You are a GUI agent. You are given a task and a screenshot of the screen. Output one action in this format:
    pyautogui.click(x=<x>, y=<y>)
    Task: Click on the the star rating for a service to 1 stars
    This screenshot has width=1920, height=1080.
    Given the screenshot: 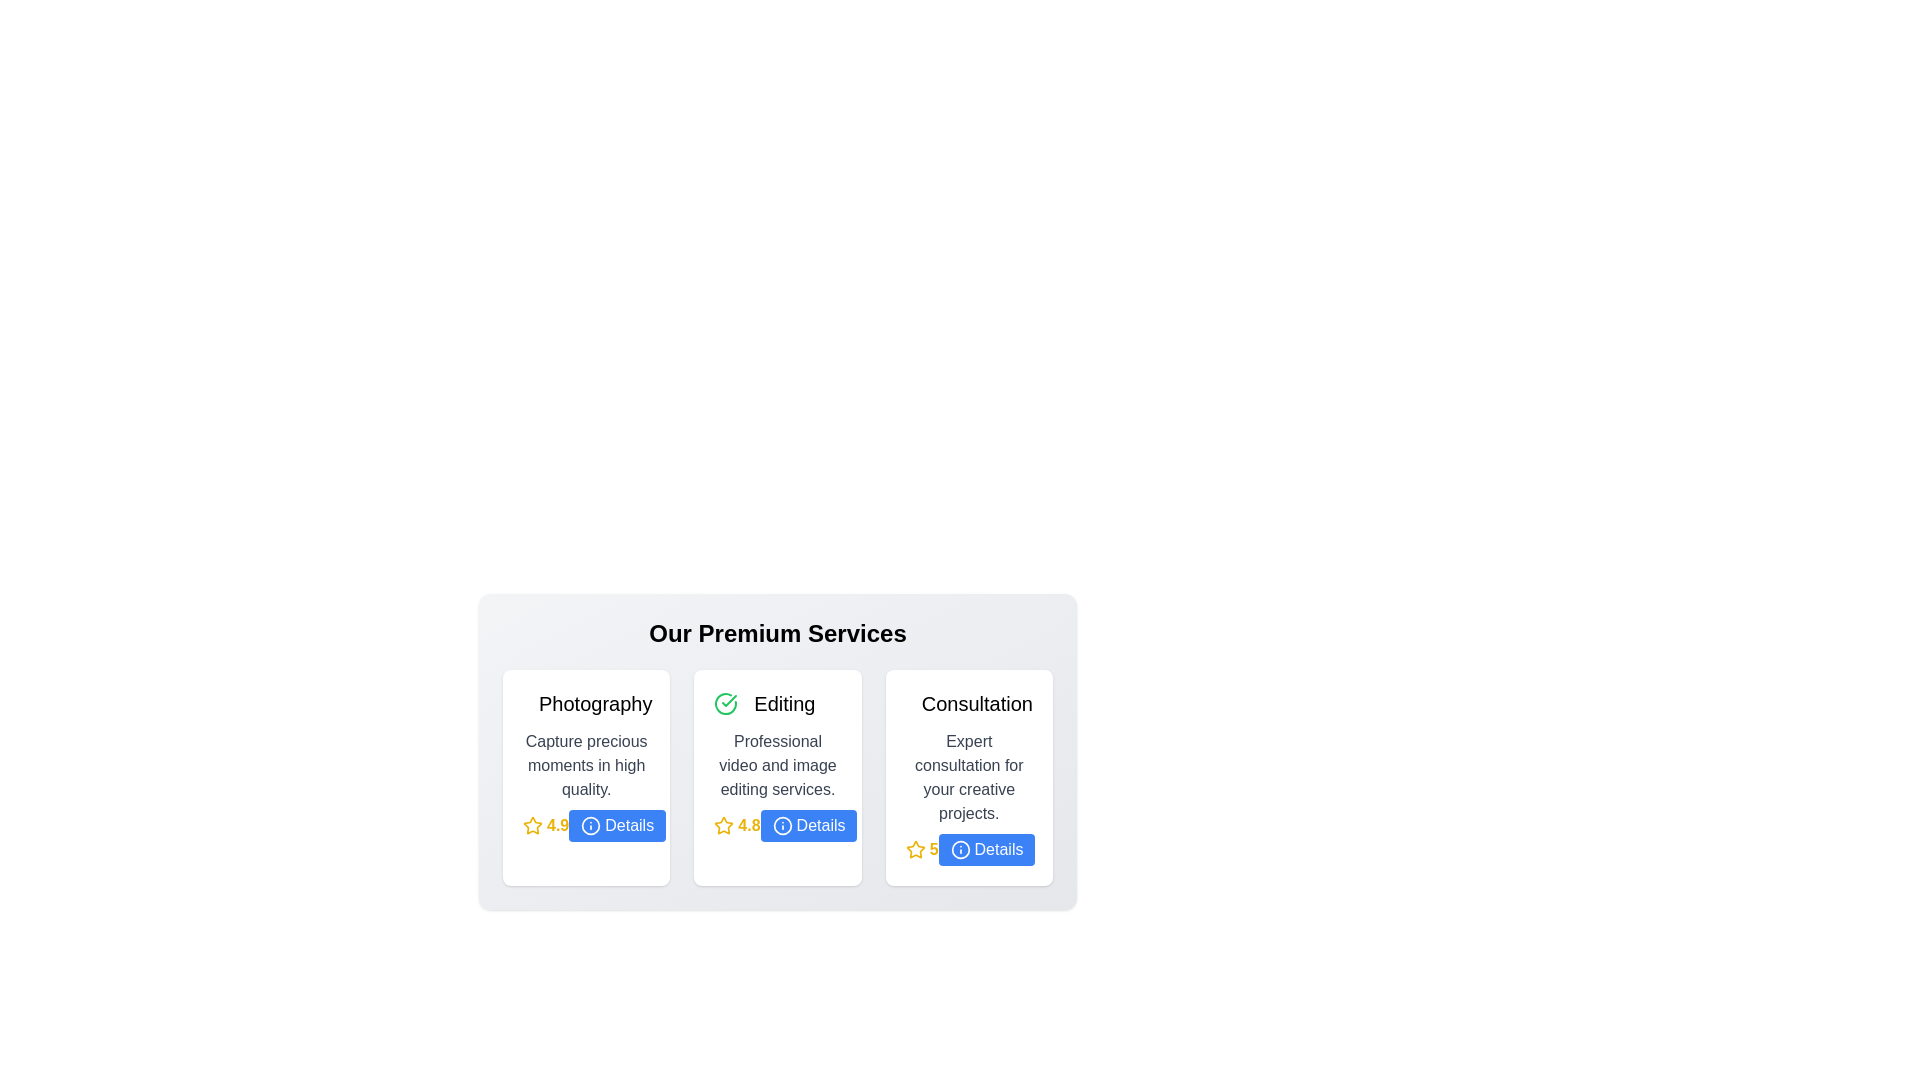 What is the action you would take?
    pyautogui.click(x=523, y=825)
    